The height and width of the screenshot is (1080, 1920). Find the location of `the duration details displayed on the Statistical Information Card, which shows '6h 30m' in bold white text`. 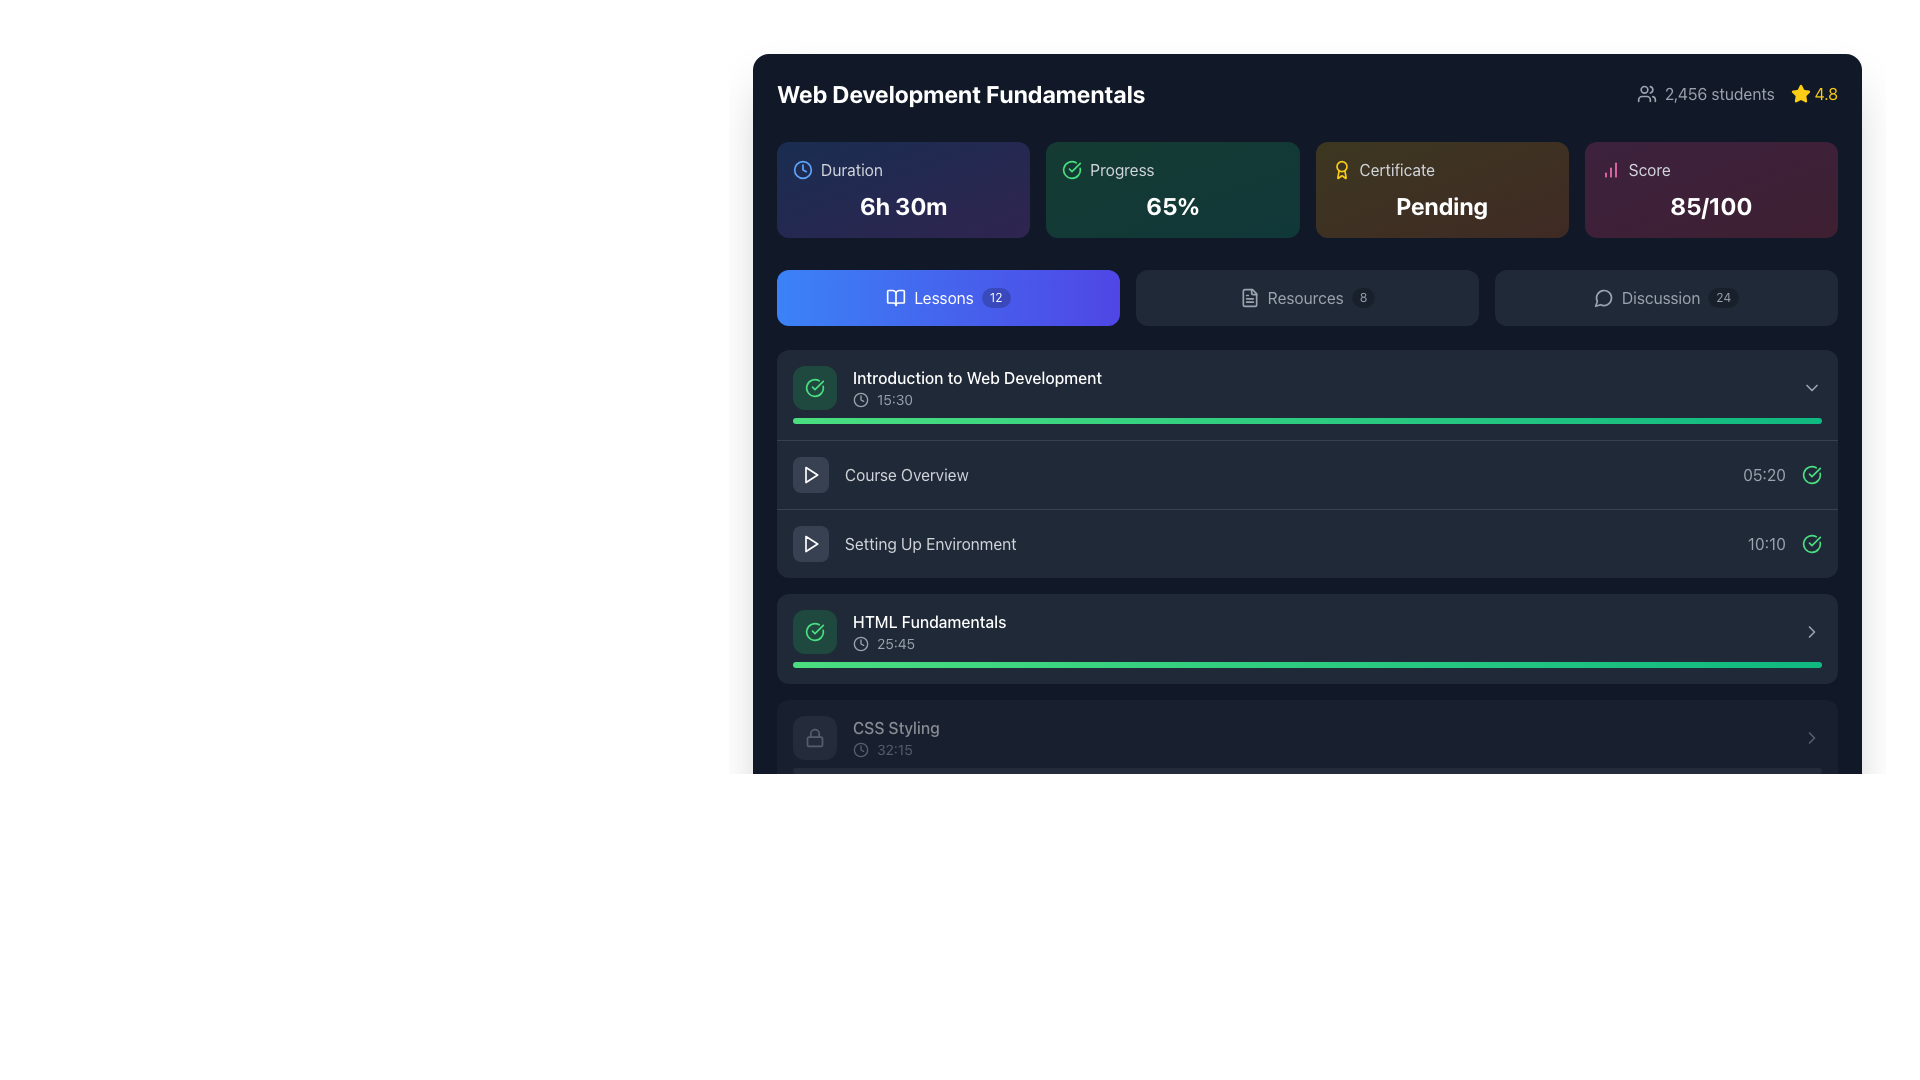

the duration details displayed on the Statistical Information Card, which shows '6h 30m' in bold white text is located at coordinates (902, 189).